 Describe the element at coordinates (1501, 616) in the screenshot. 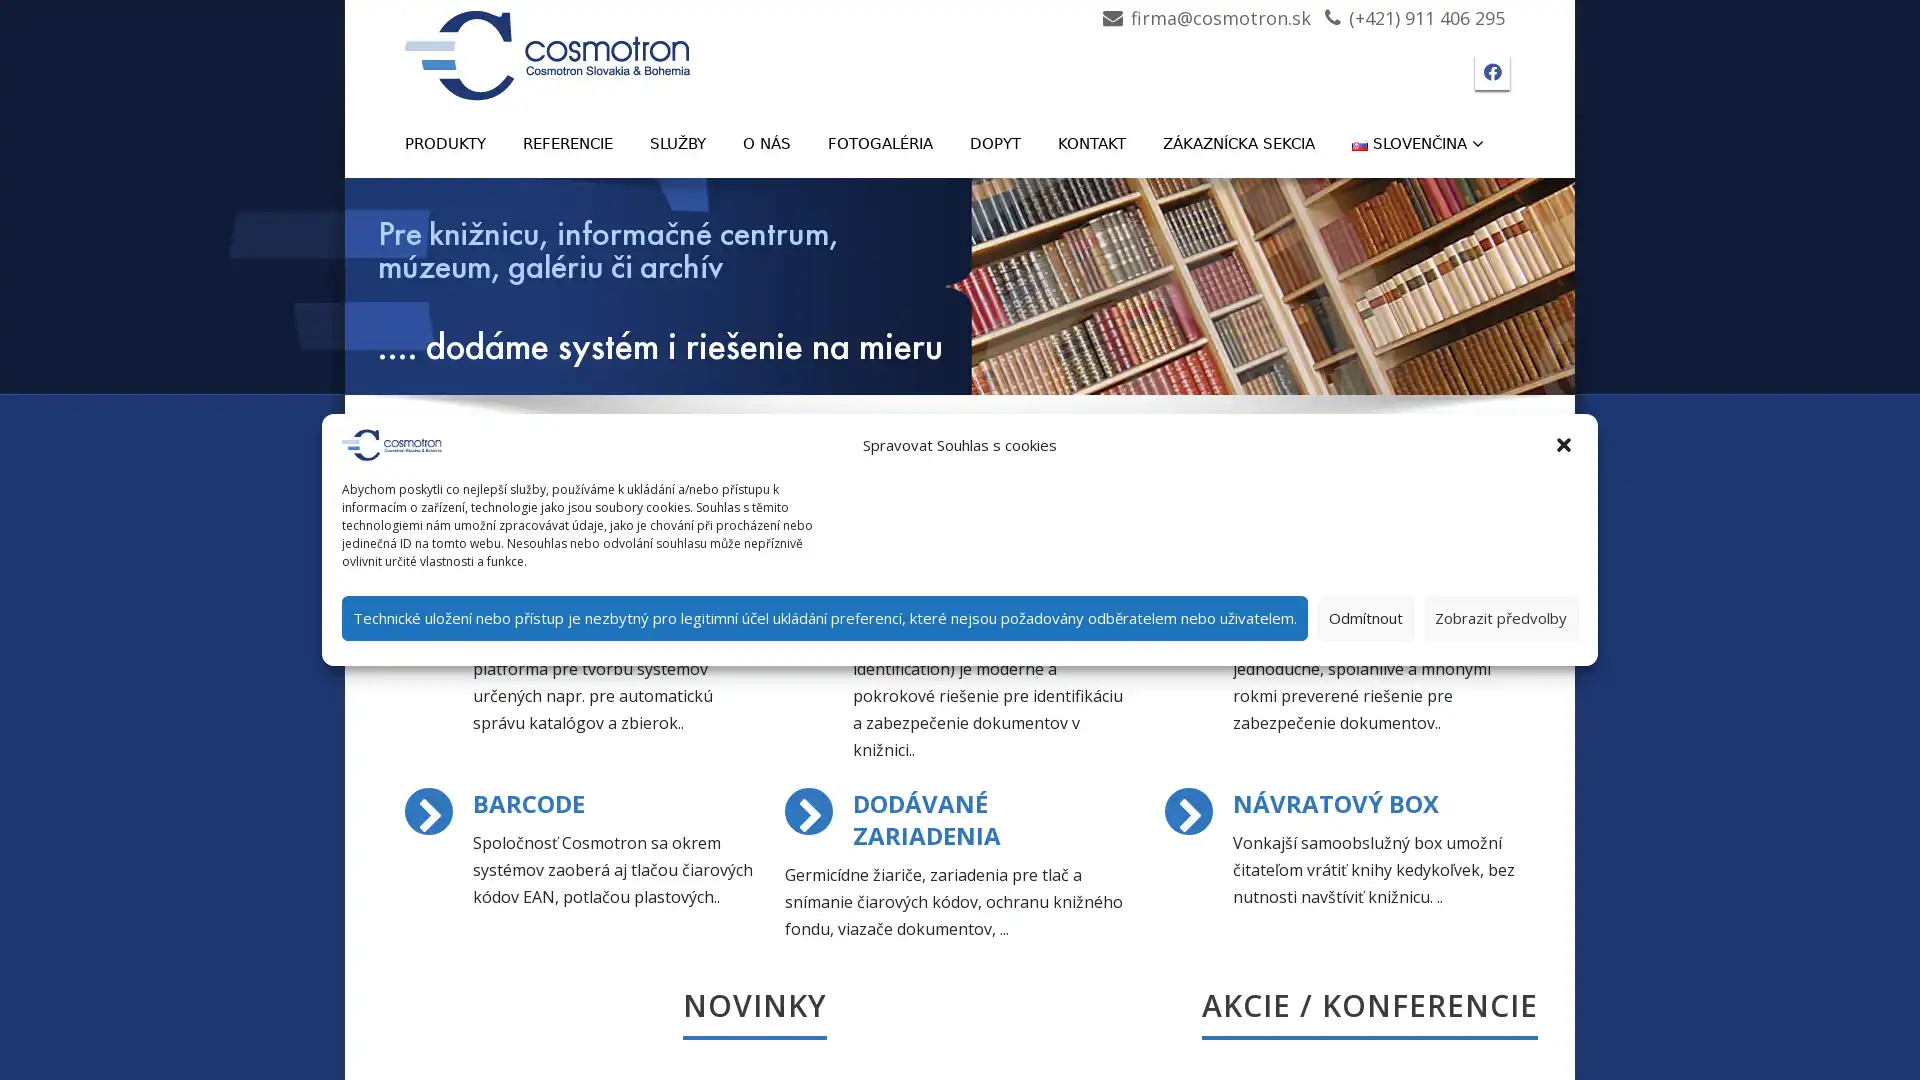

I see `Zobrazit predvolby` at that location.